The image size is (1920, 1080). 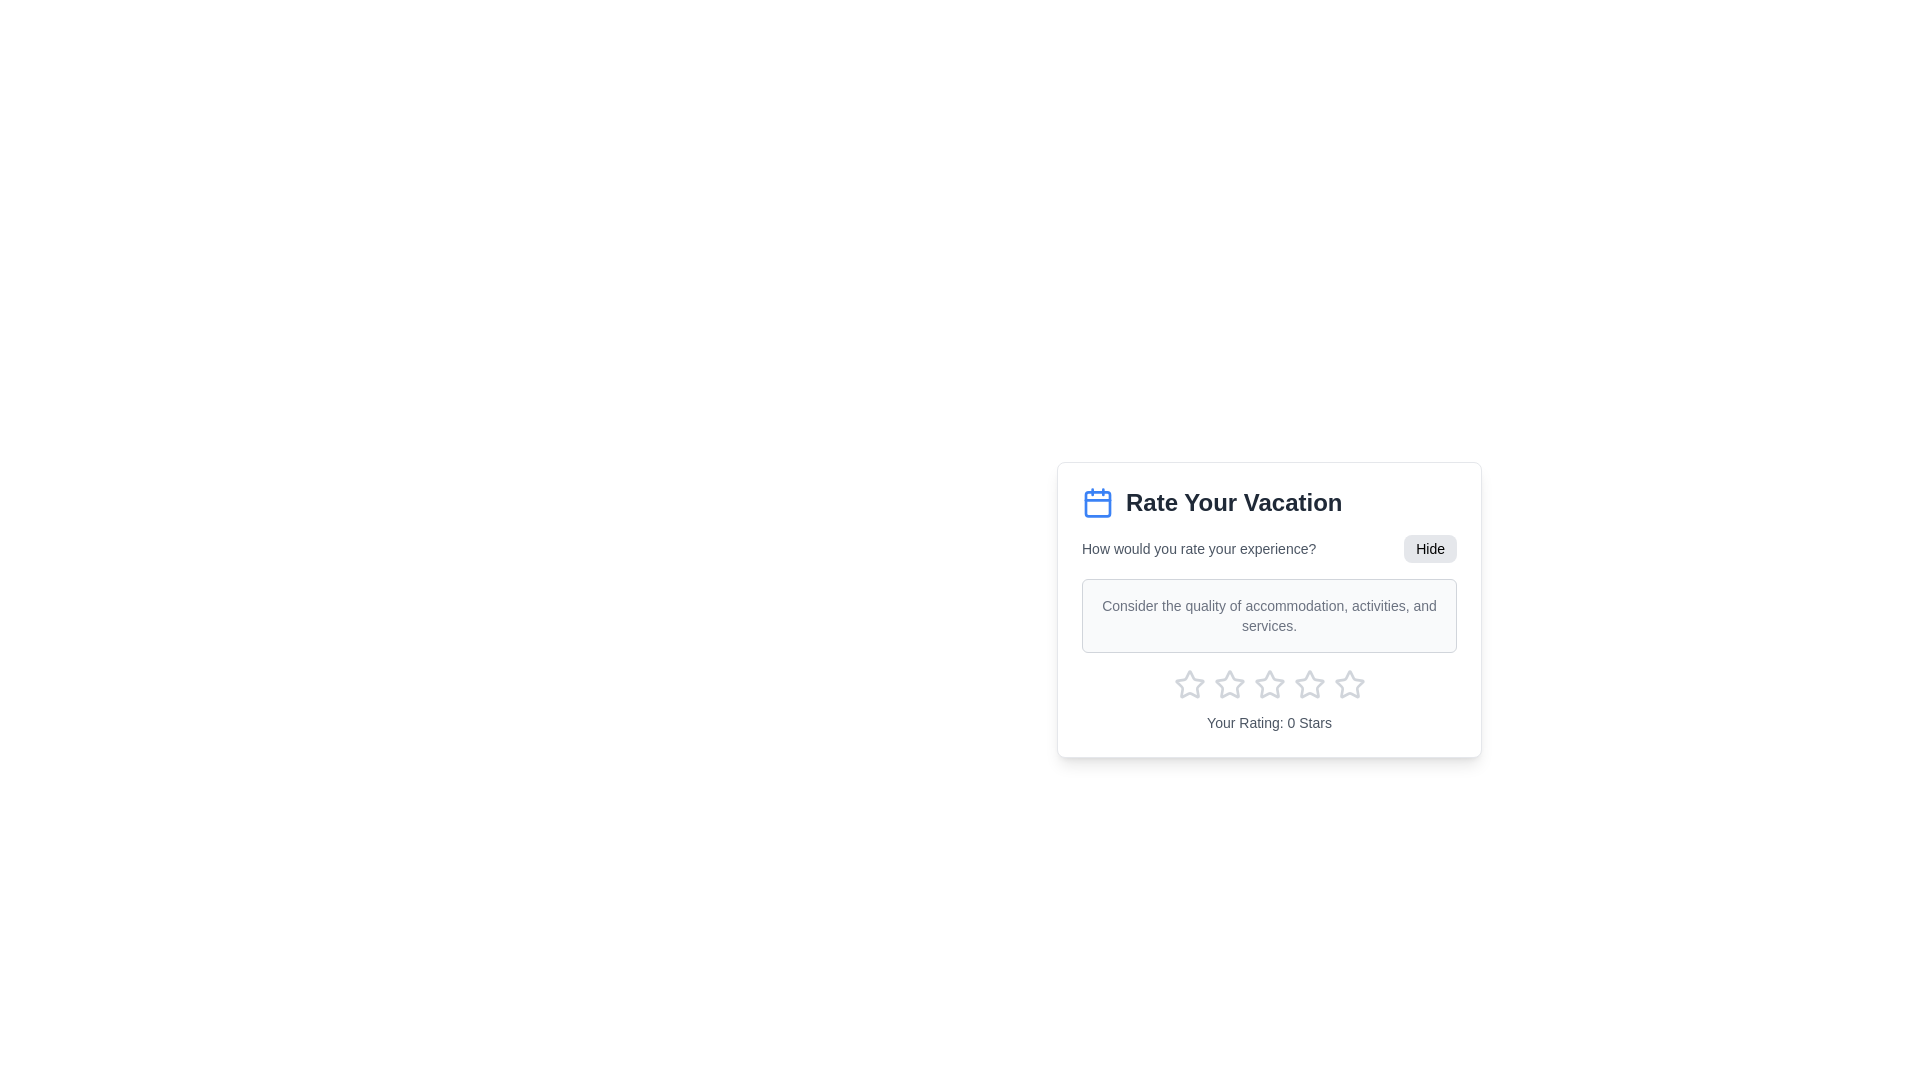 What do you see at coordinates (1268, 684) in the screenshot?
I see `across the five outlined stars in the interactive star-based rating control` at bounding box center [1268, 684].